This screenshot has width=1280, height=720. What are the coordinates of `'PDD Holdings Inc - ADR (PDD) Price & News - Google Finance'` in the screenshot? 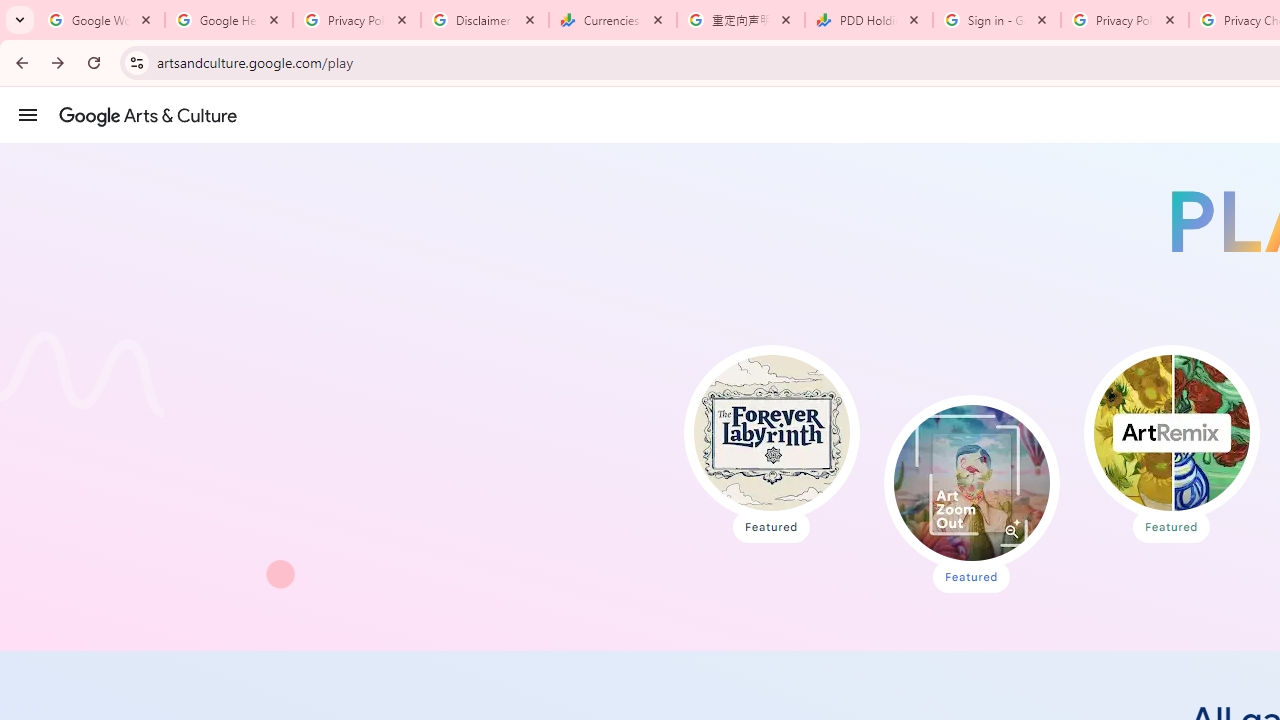 It's located at (869, 20).